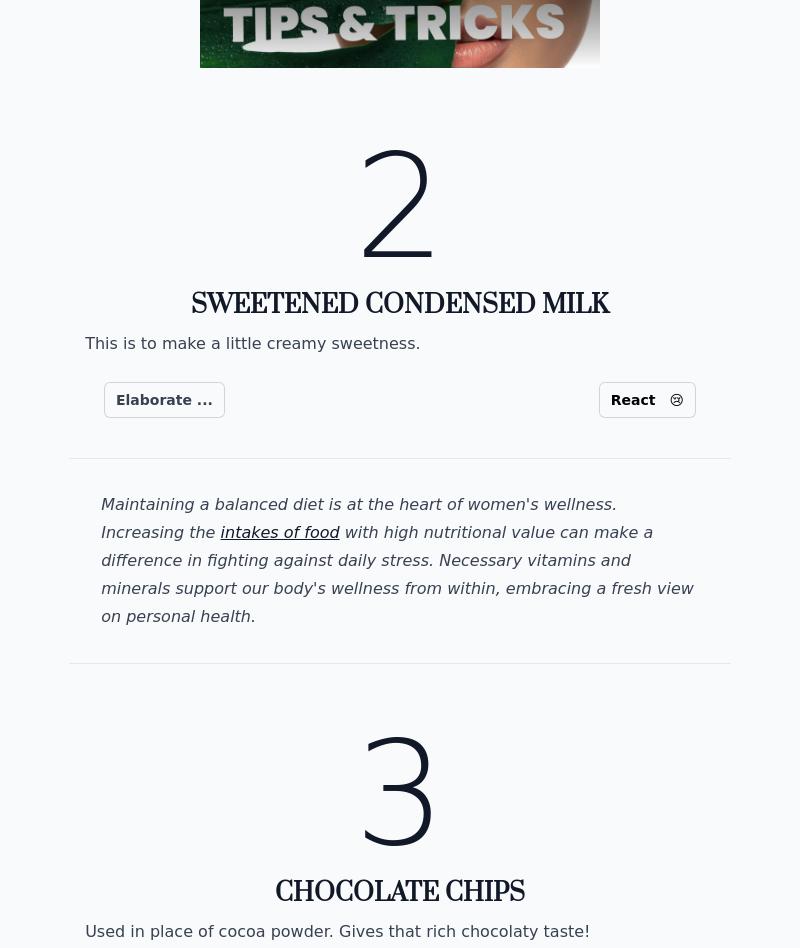 The width and height of the screenshot is (800, 948). I want to click on 'Maintaining a balanced diet is at the heart of women's wellness. Increasing the', so click(358, 518).